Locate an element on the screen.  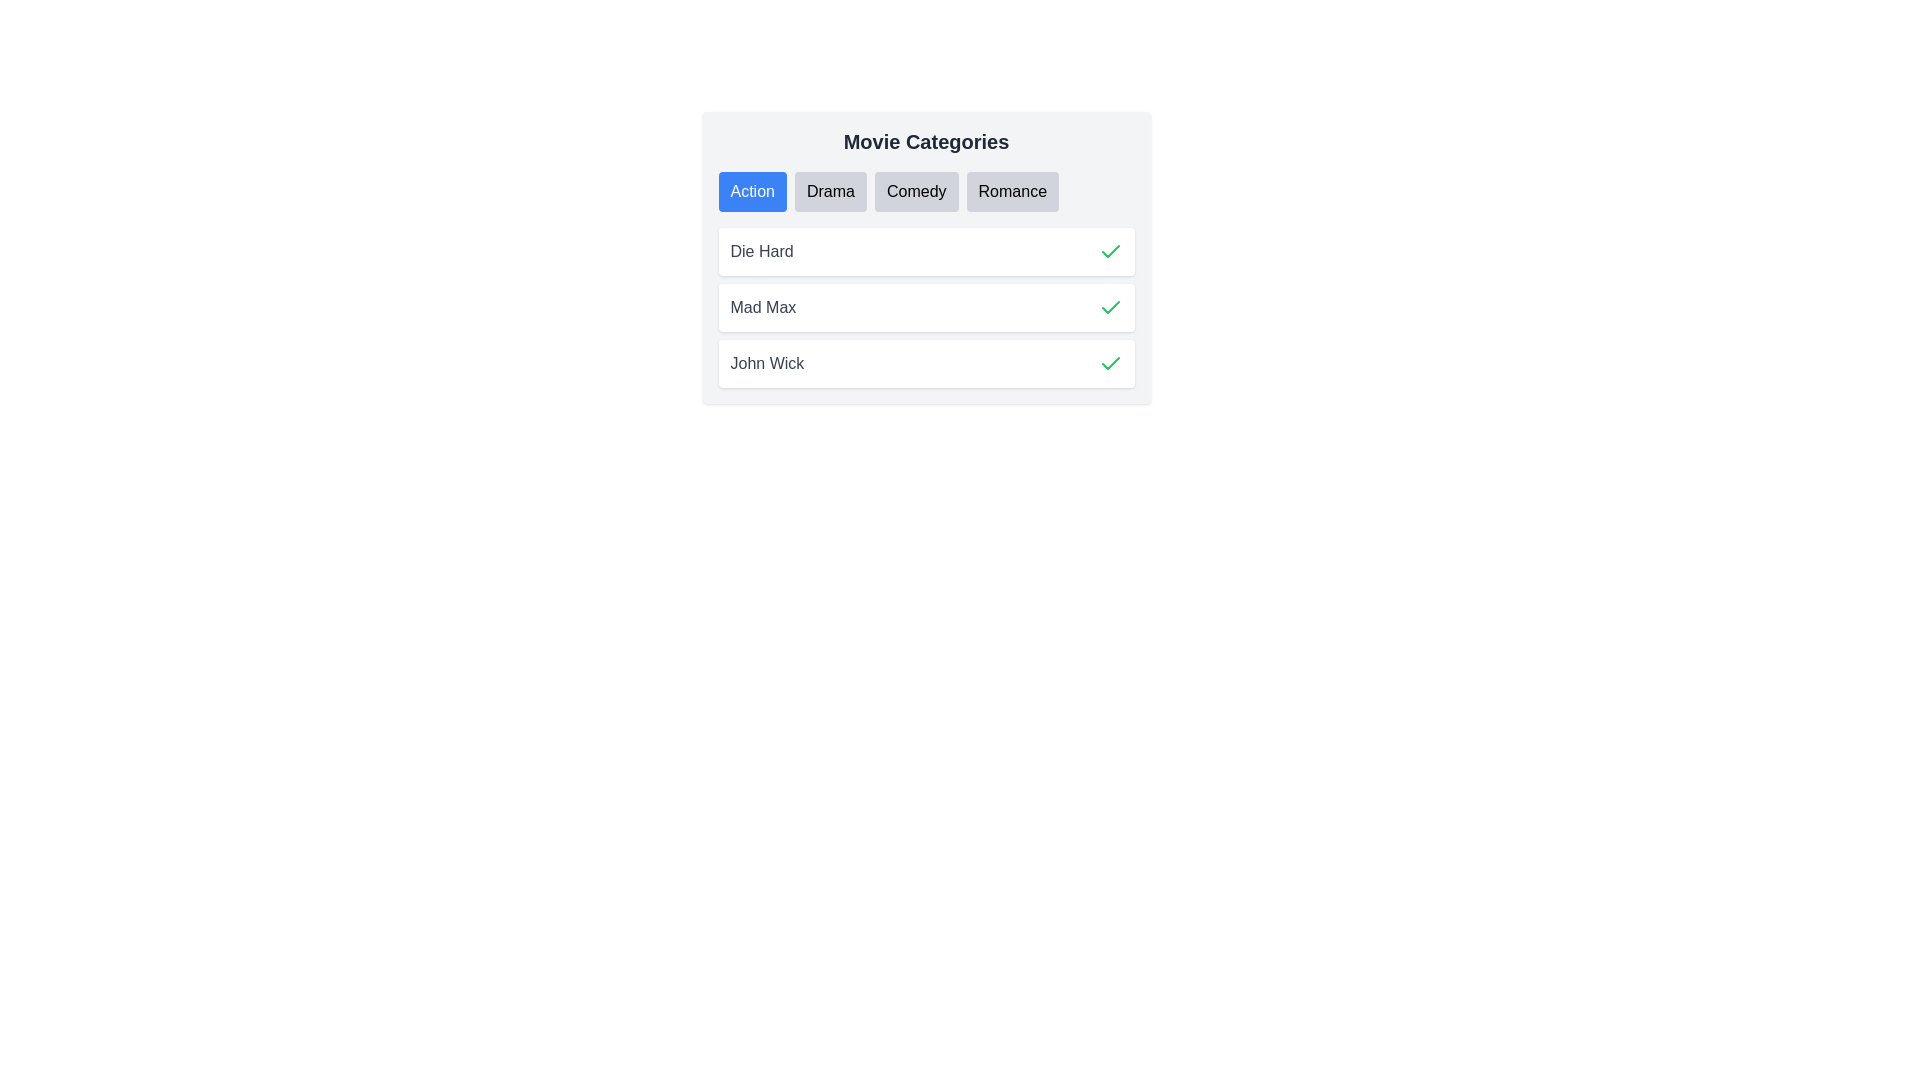
the selection indicator icon (checkmark) located to the far right of the text 'Die Hard' is located at coordinates (1109, 250).